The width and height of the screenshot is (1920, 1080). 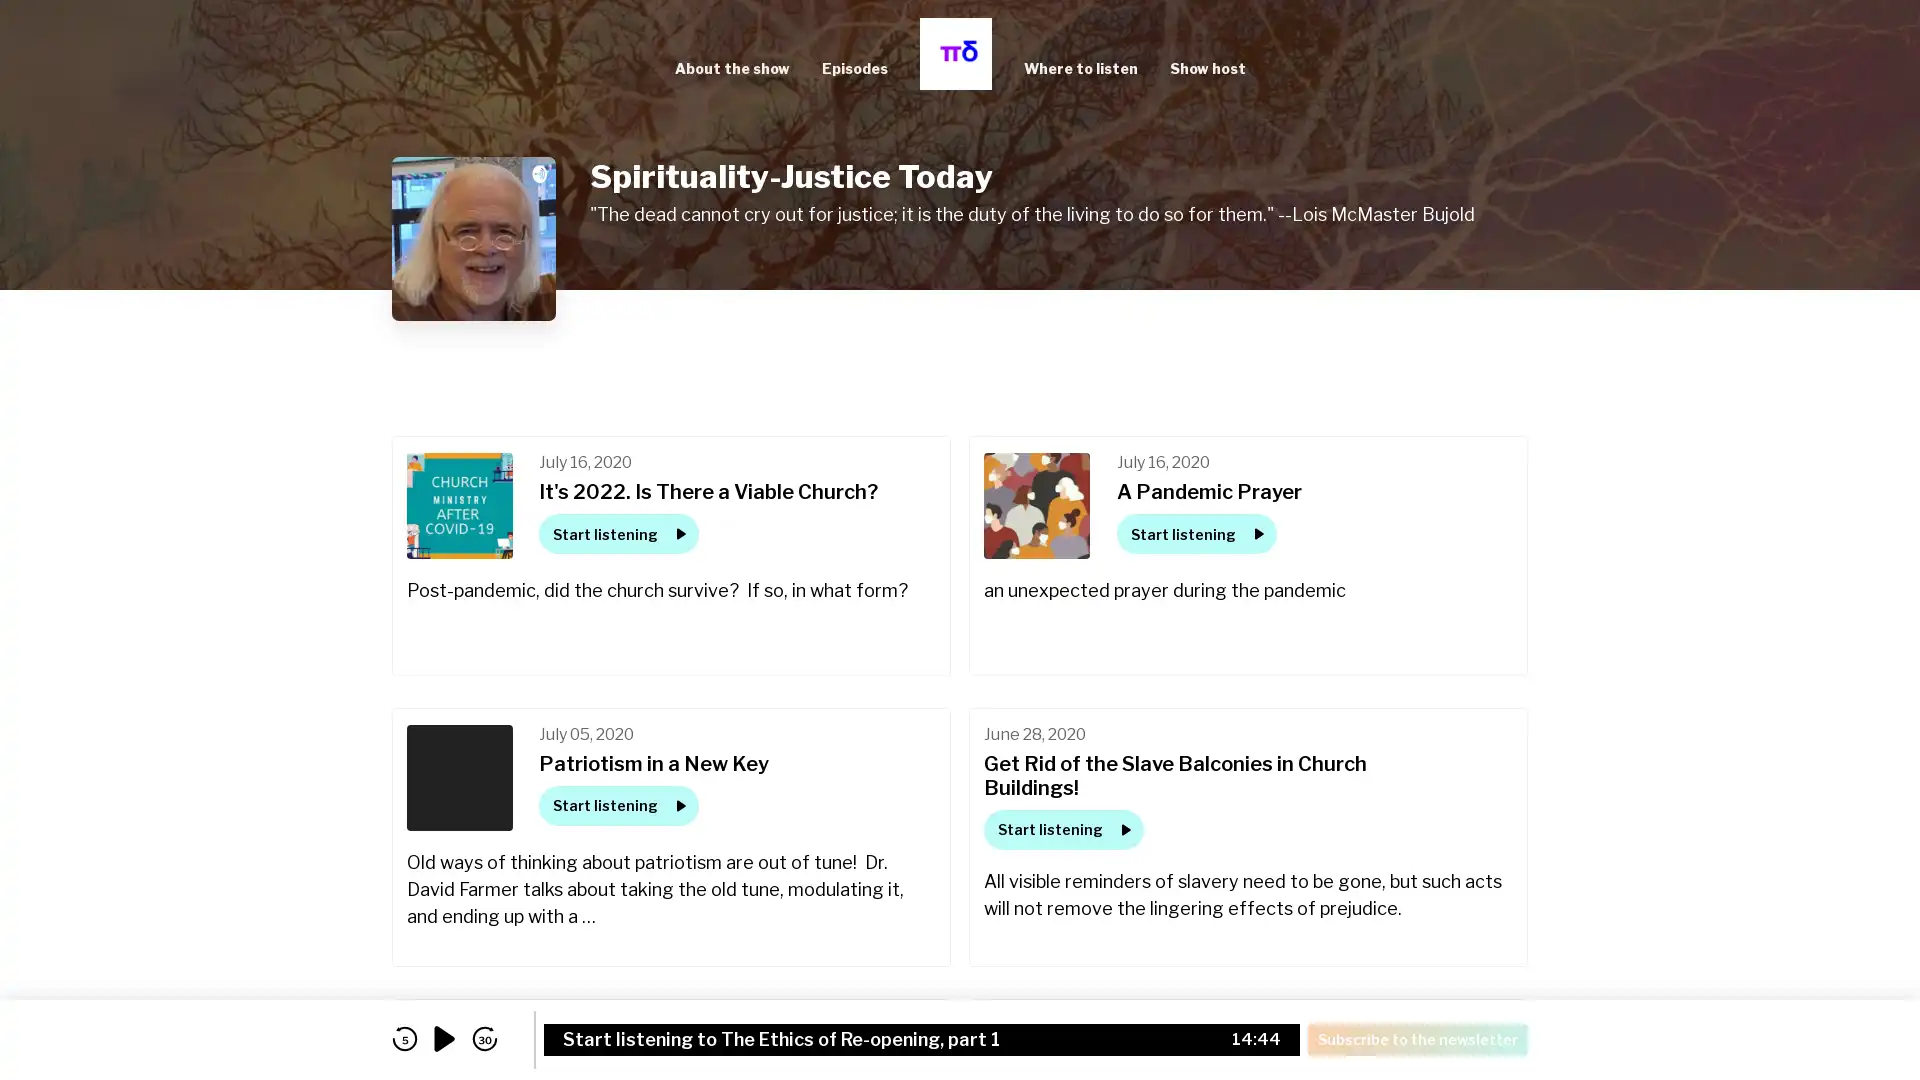 What do you see at coordinates (484, 1038) in the screenshot?
I see `skip forward 30 seconds` at bounding box center [484, 1038].